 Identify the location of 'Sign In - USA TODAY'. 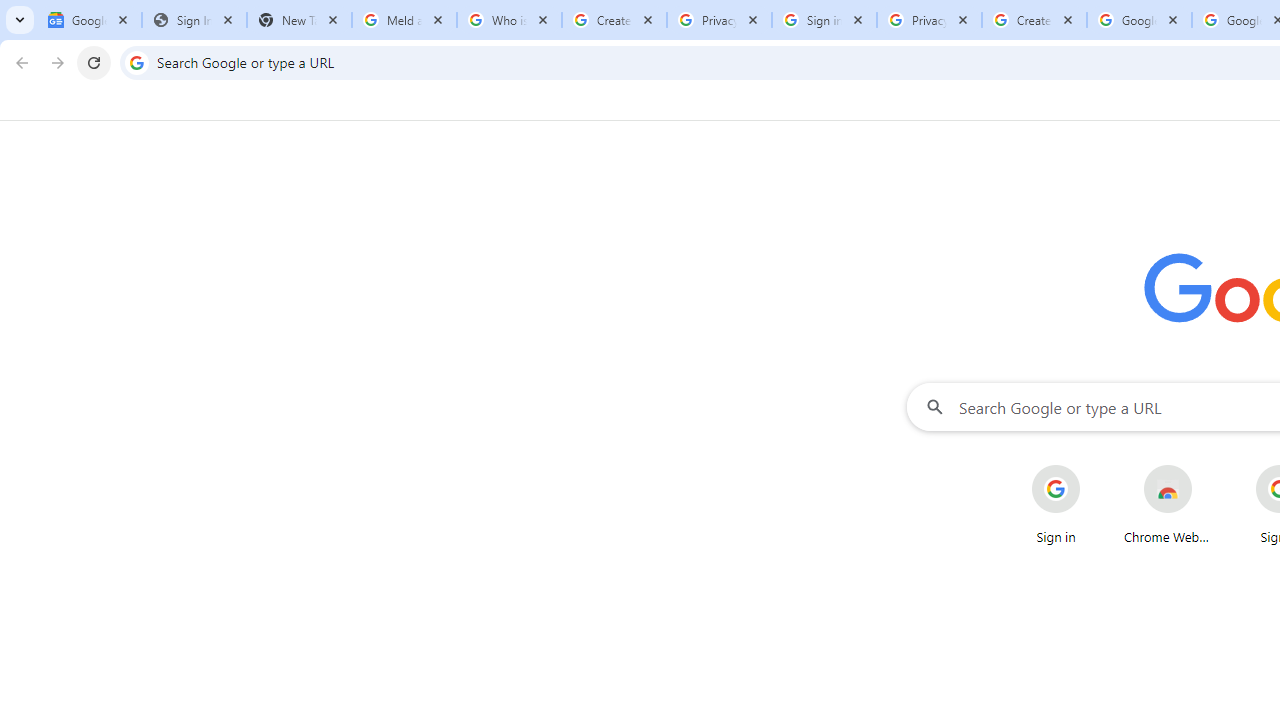
(194, 20).